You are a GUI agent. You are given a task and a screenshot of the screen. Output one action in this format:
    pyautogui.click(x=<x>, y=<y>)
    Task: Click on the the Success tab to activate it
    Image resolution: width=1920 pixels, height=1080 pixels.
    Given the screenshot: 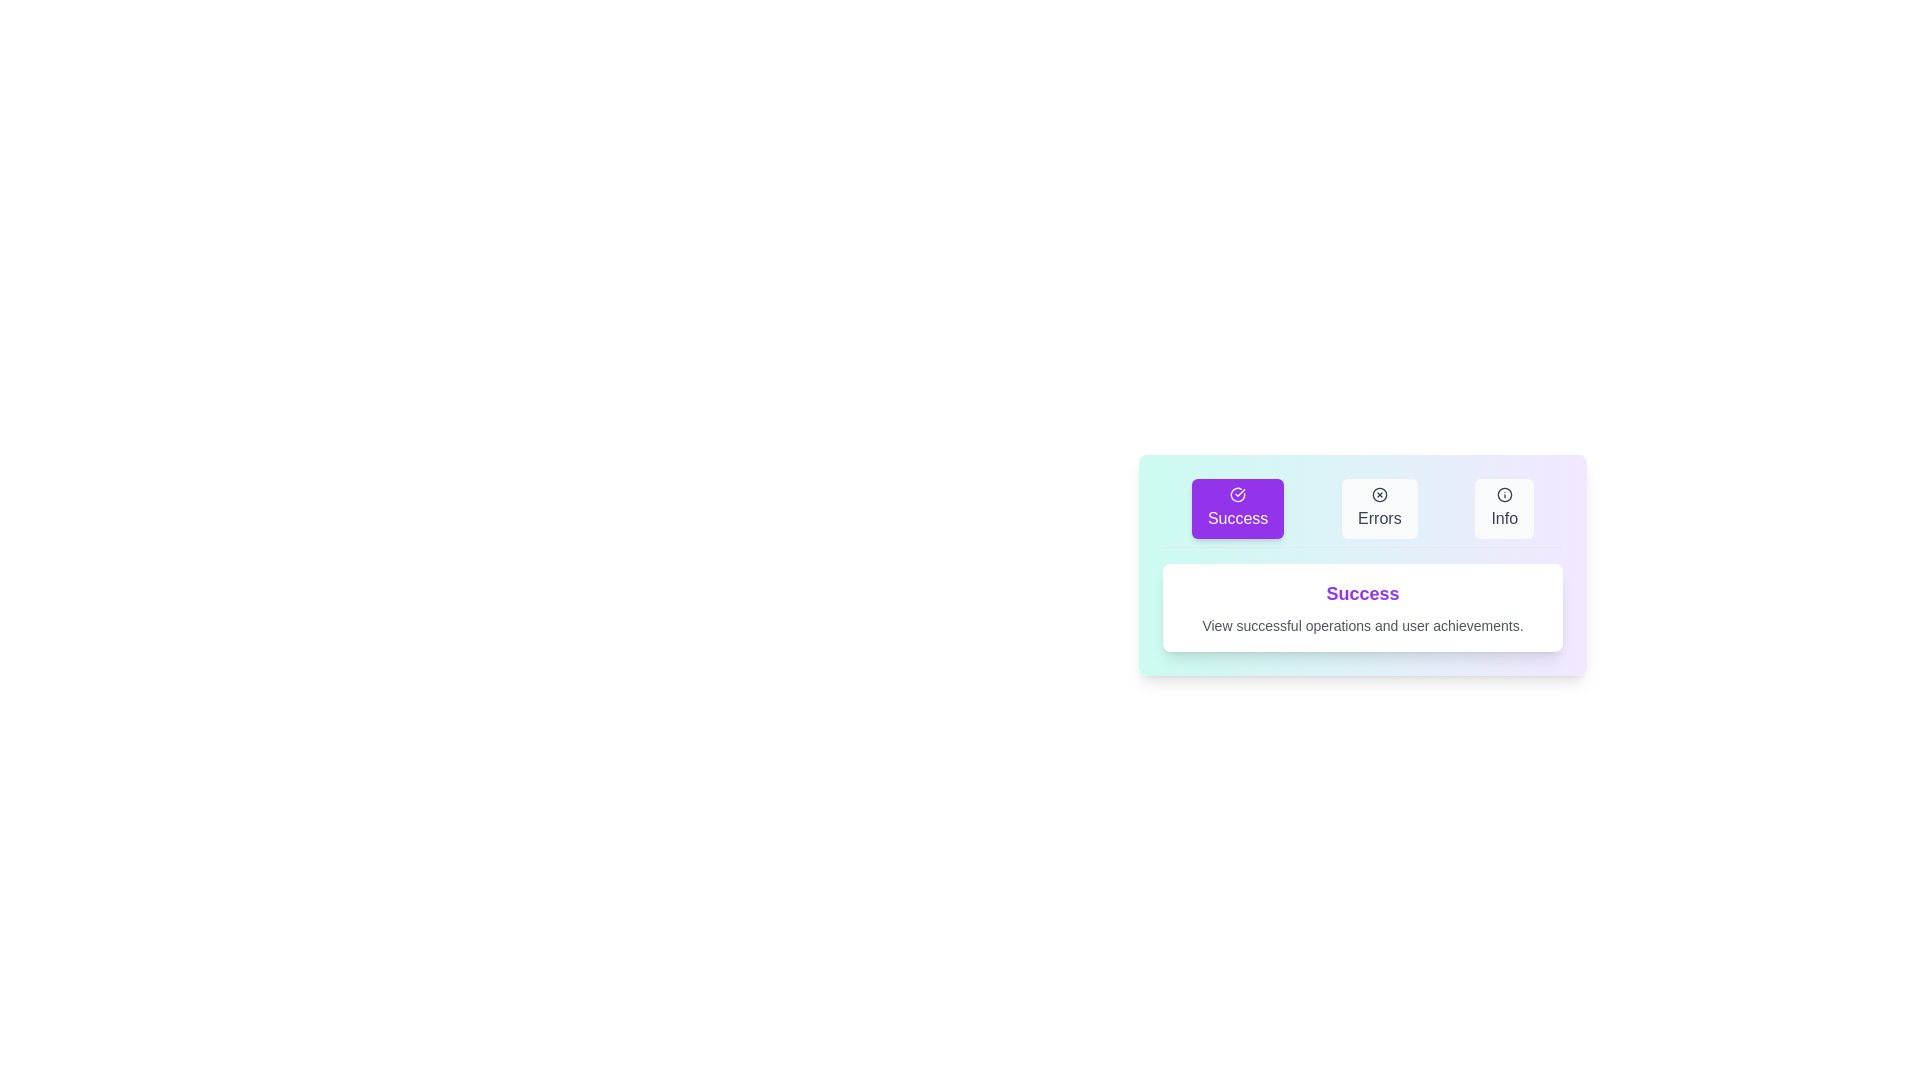 What is the action you would take?
    pyautogui.click(x=1237, y=508)
    